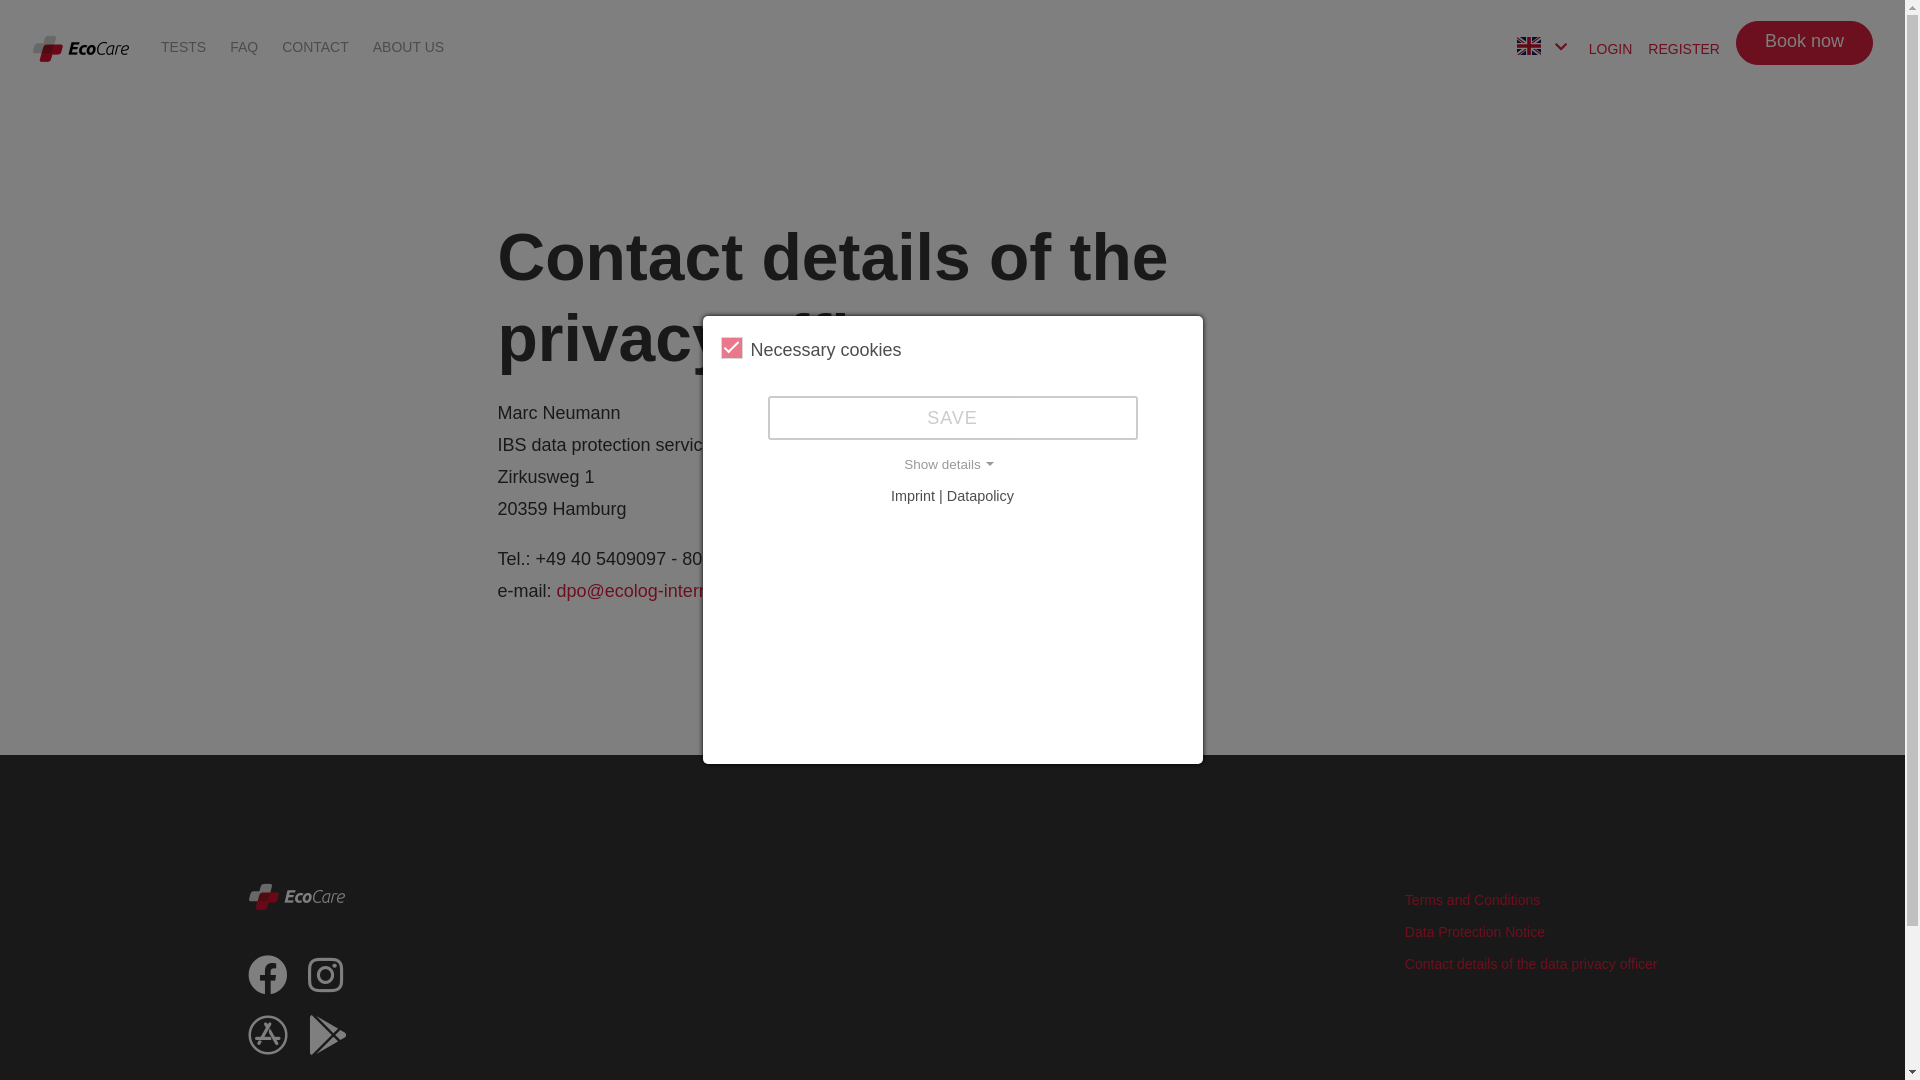  Describe the element at coordinates (1516, 48) in the screenshot. I see `'EN'` at that location.